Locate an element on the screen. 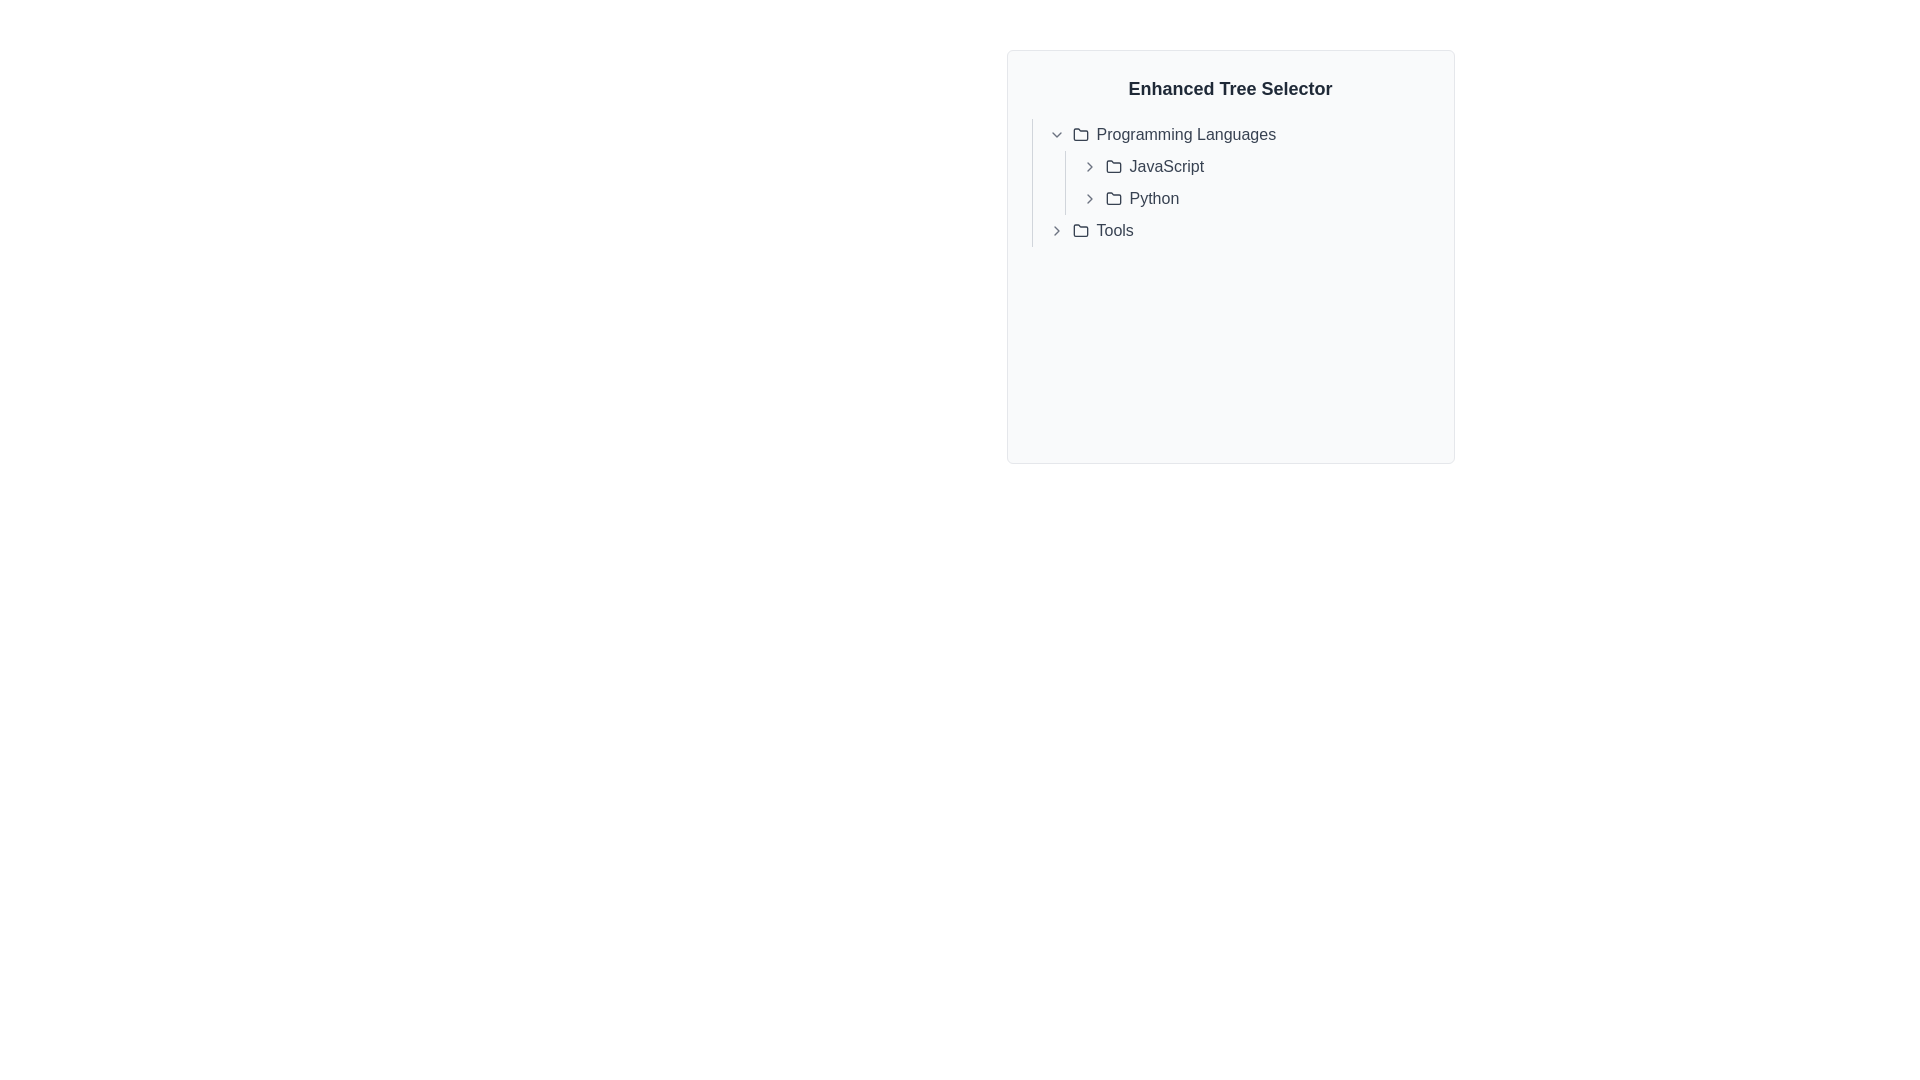 The width and height of the screenshot is (1920, 1080). the text label reading 'Programming Languages' which is styled in gray and has an underline on hover, located in the center area of the layout, accompanied by a folder icon to its left is located at coordinates (1174, 135).